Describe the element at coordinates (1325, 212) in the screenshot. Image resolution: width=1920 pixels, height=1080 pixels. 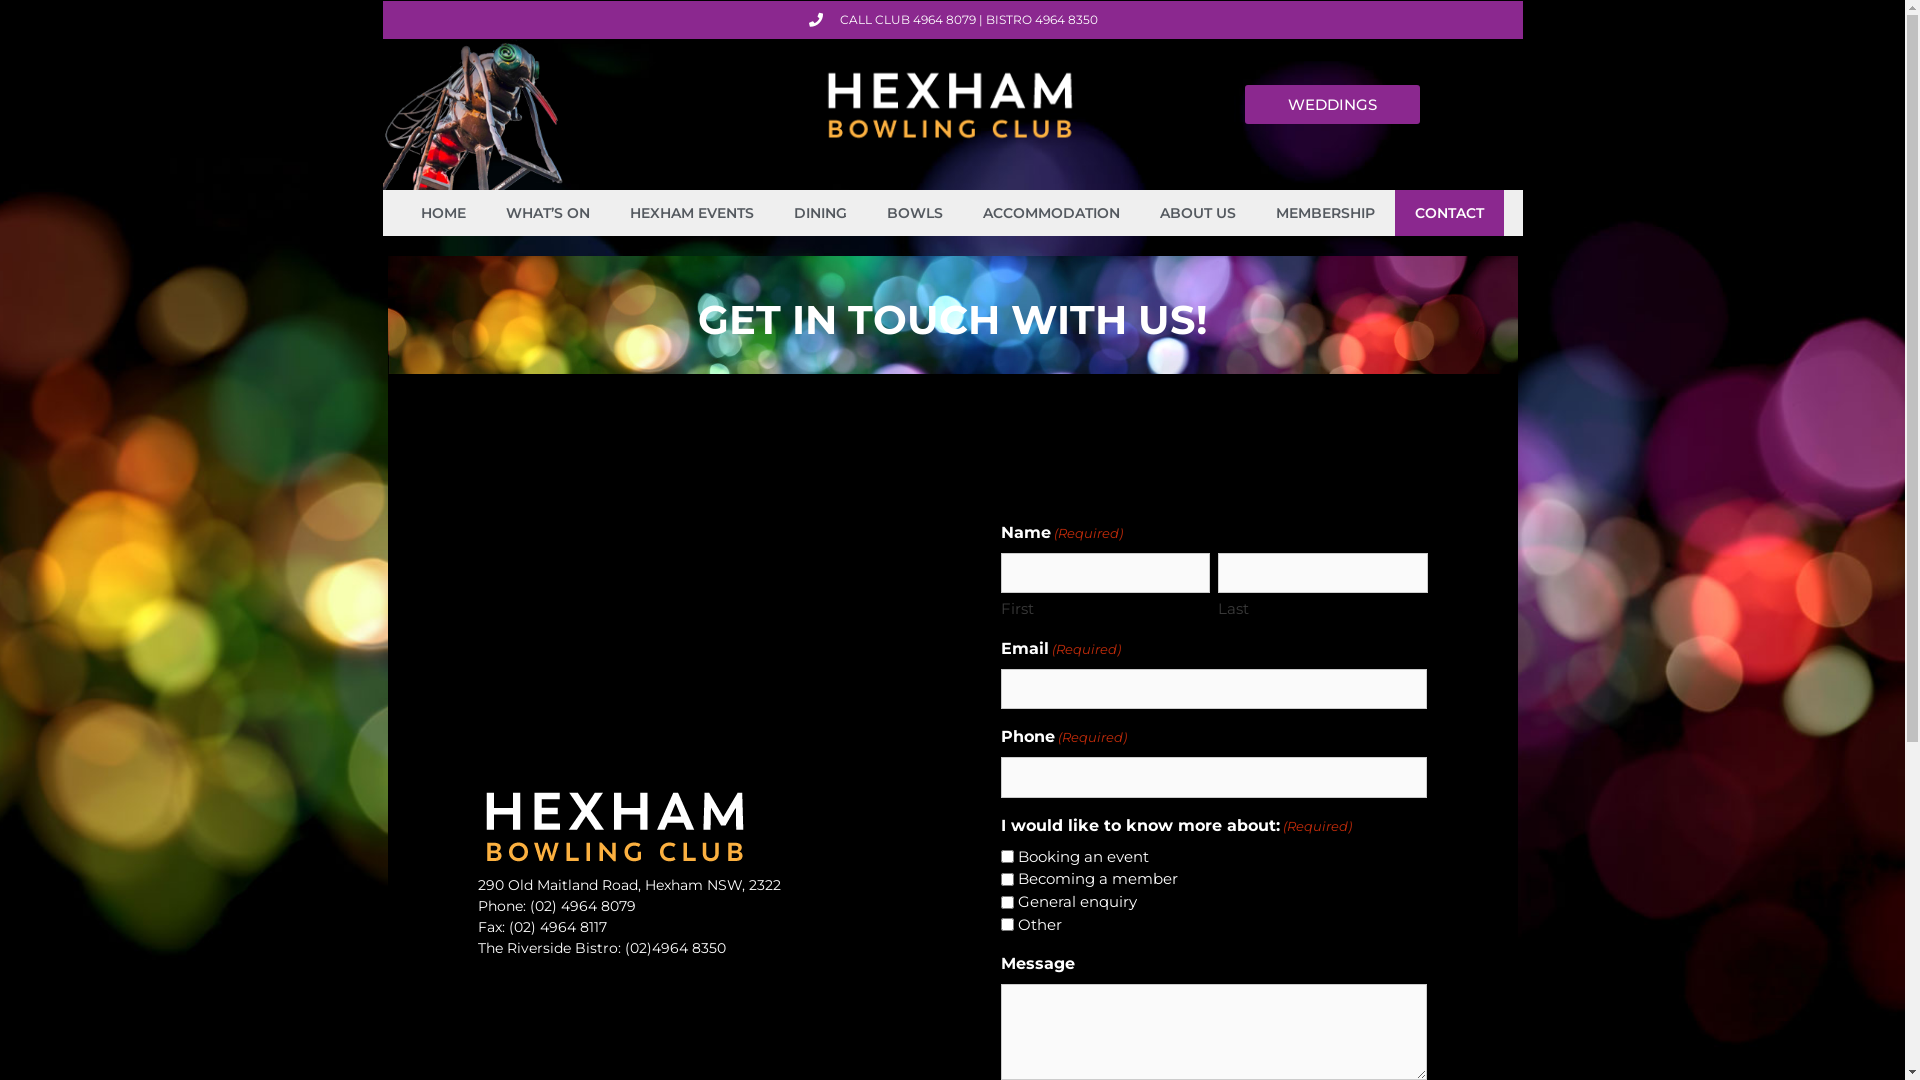
I see `'MEMBERSHIP'` at that location.